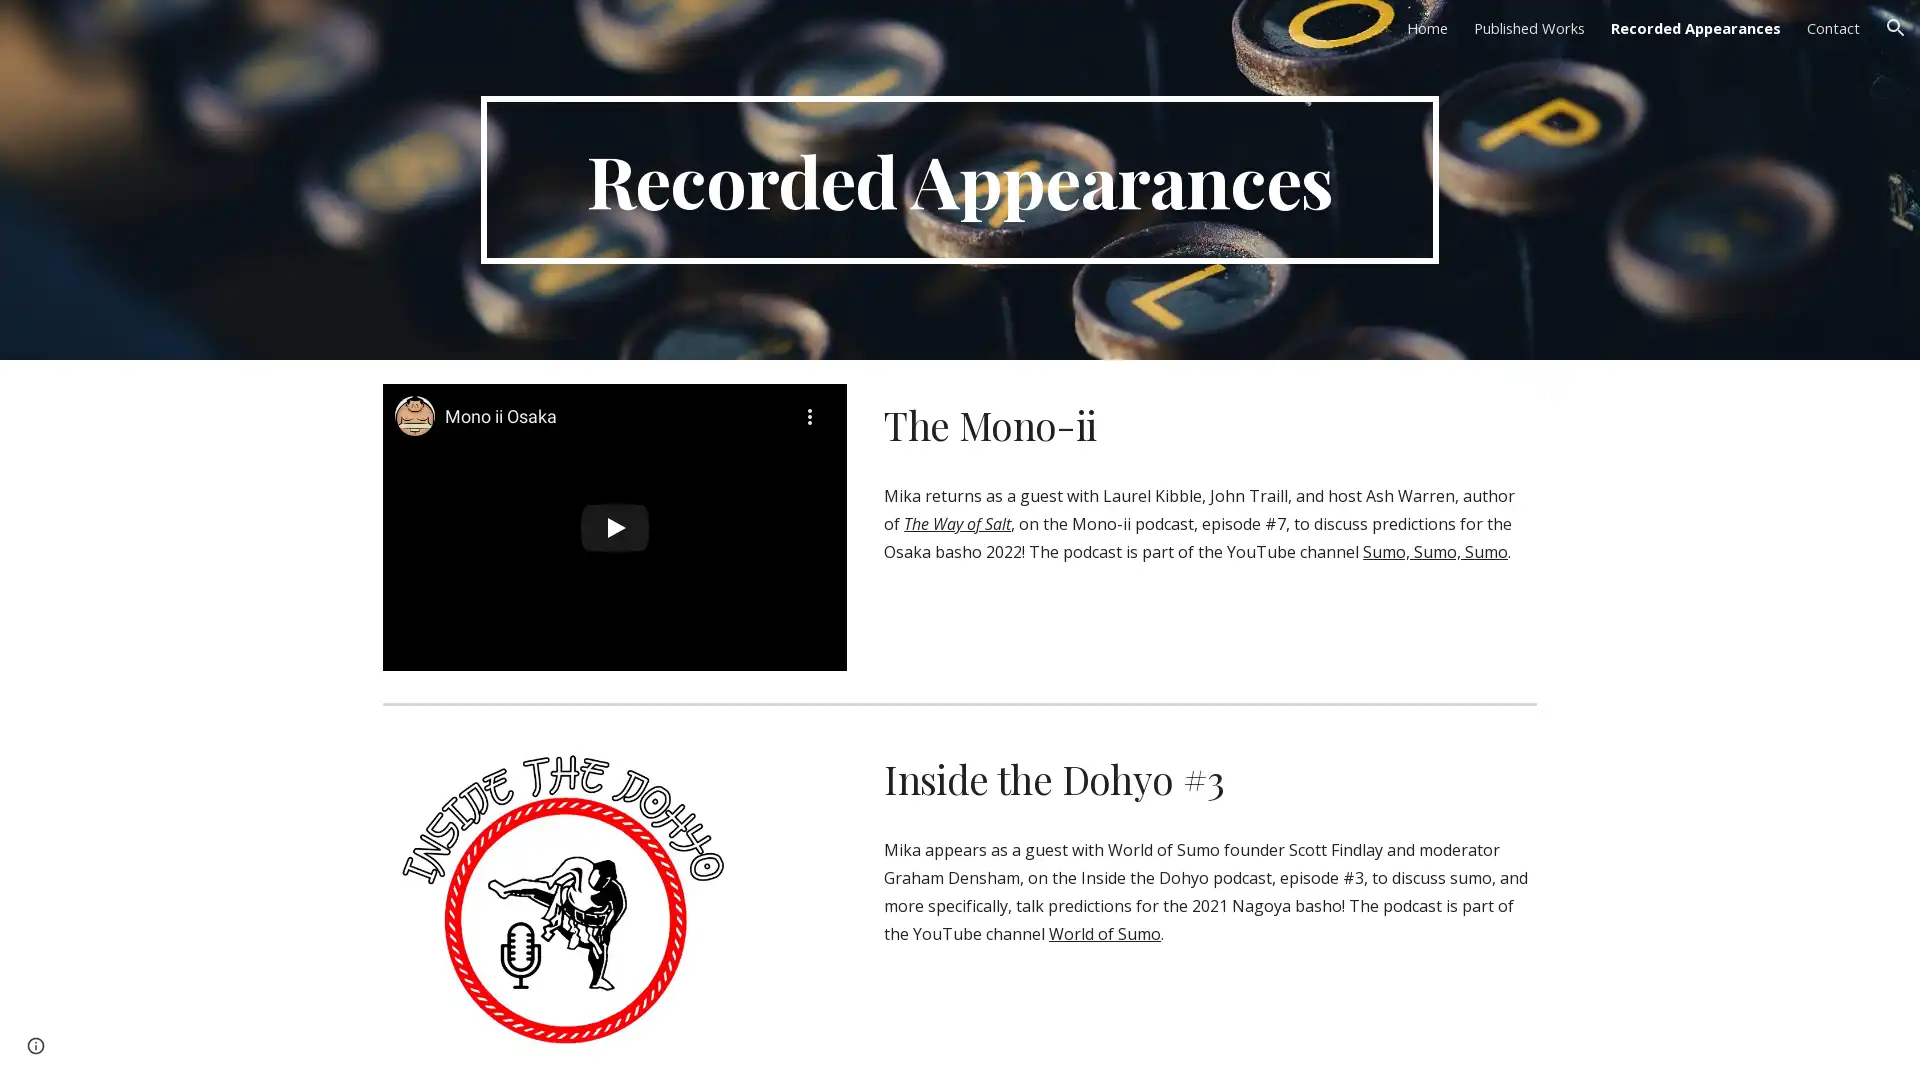  Describe the element at coordinates (1128, 423) in the screenshot. I see `Copy heading link` at that location.